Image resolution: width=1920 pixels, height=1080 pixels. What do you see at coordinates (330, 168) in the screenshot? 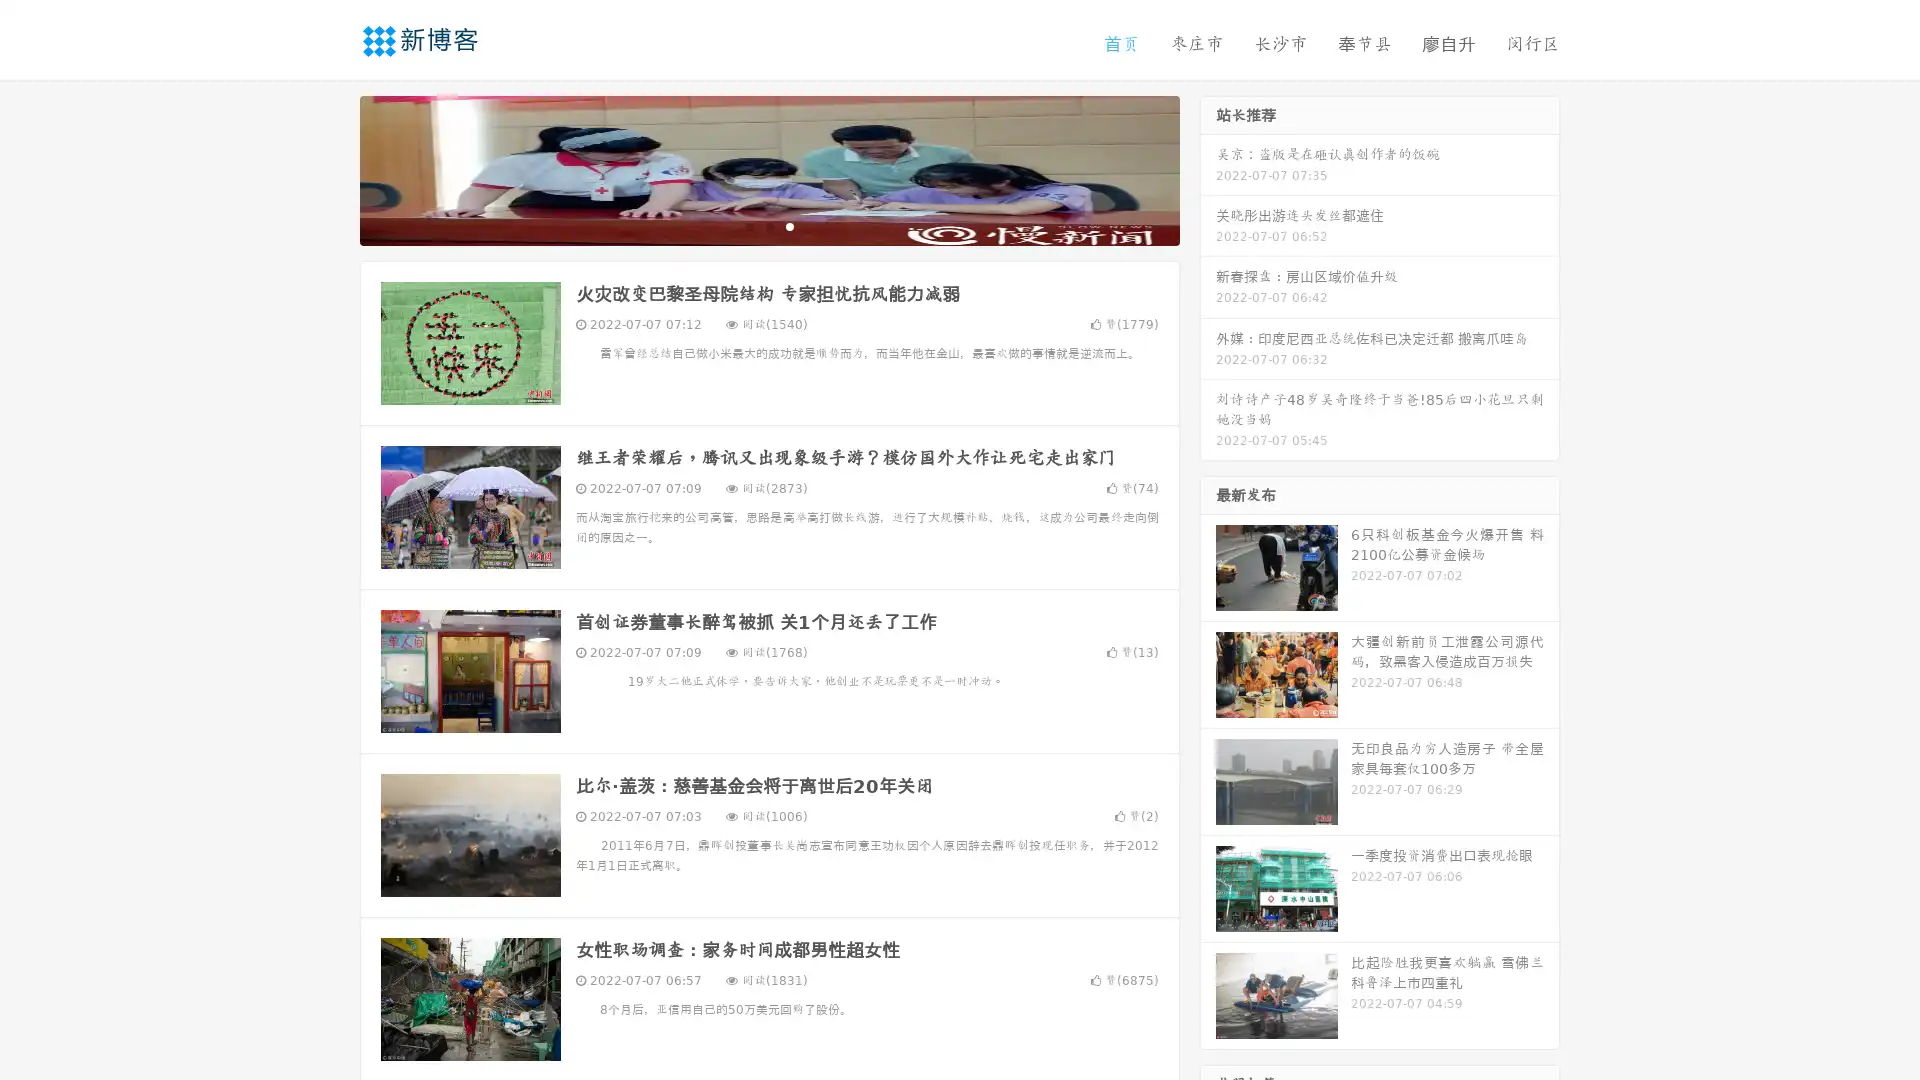
I see `Previous slide` at bounding box center [330, 168].